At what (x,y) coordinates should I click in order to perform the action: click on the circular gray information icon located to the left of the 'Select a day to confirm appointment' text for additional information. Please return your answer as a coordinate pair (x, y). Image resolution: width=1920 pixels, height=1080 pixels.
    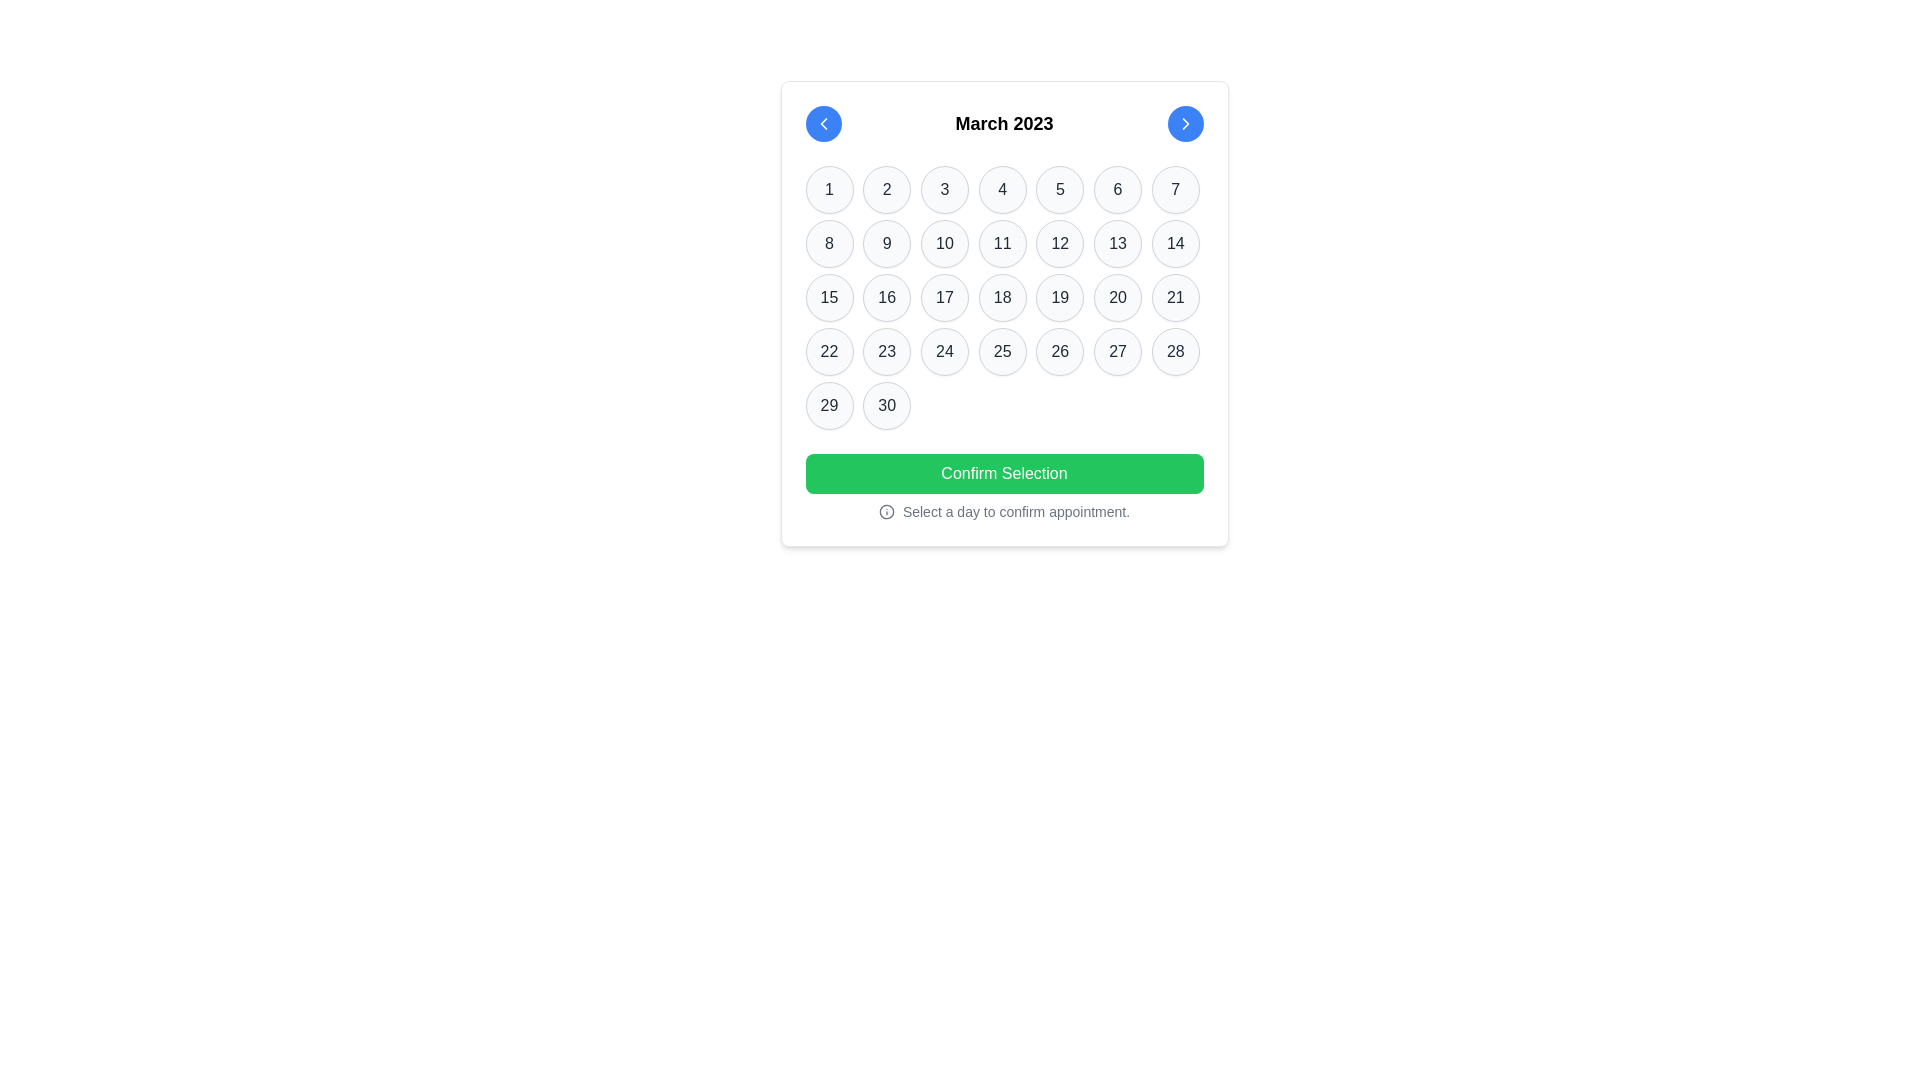
    Looking at the image, I should click on (885, 511).